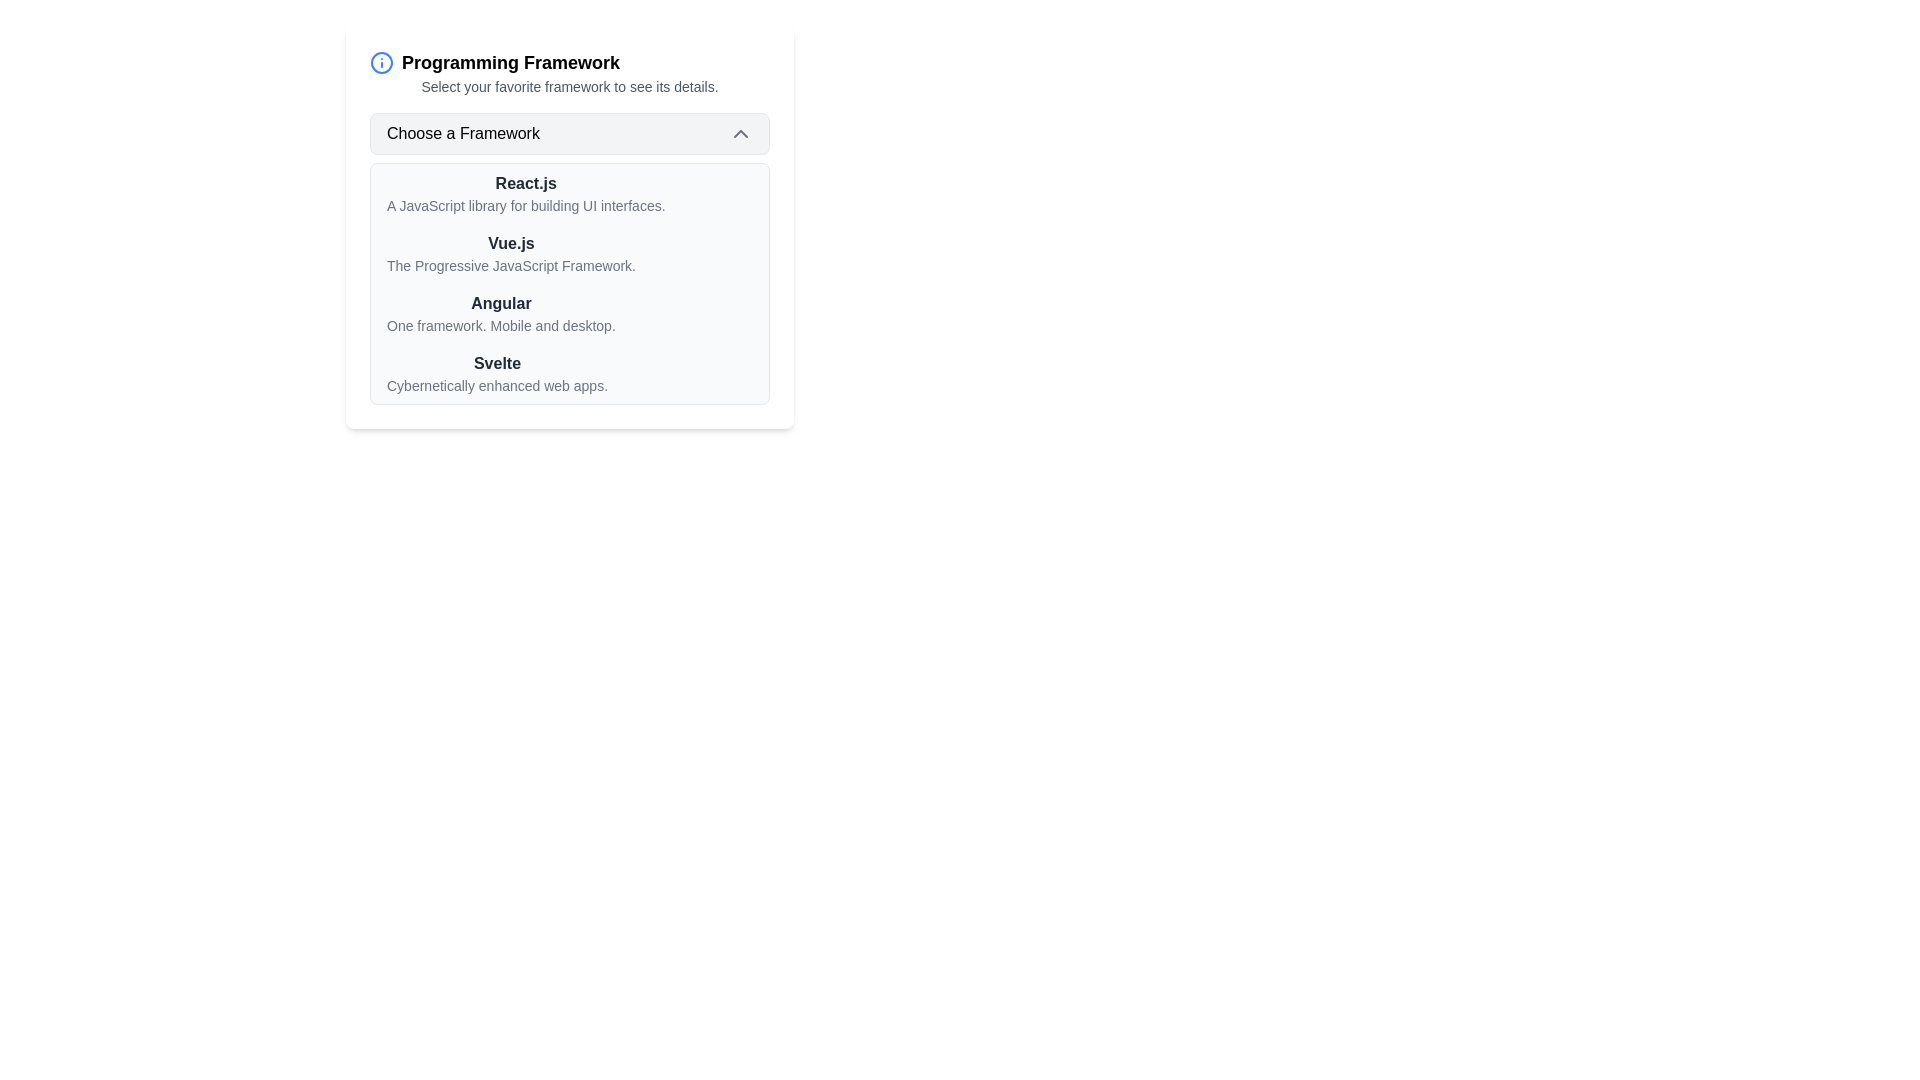  I want to click on the text snippet displaying 'One framework. Mobile and desktop.' which is located below the 'Angular' label in the description area, so click(501, 325).